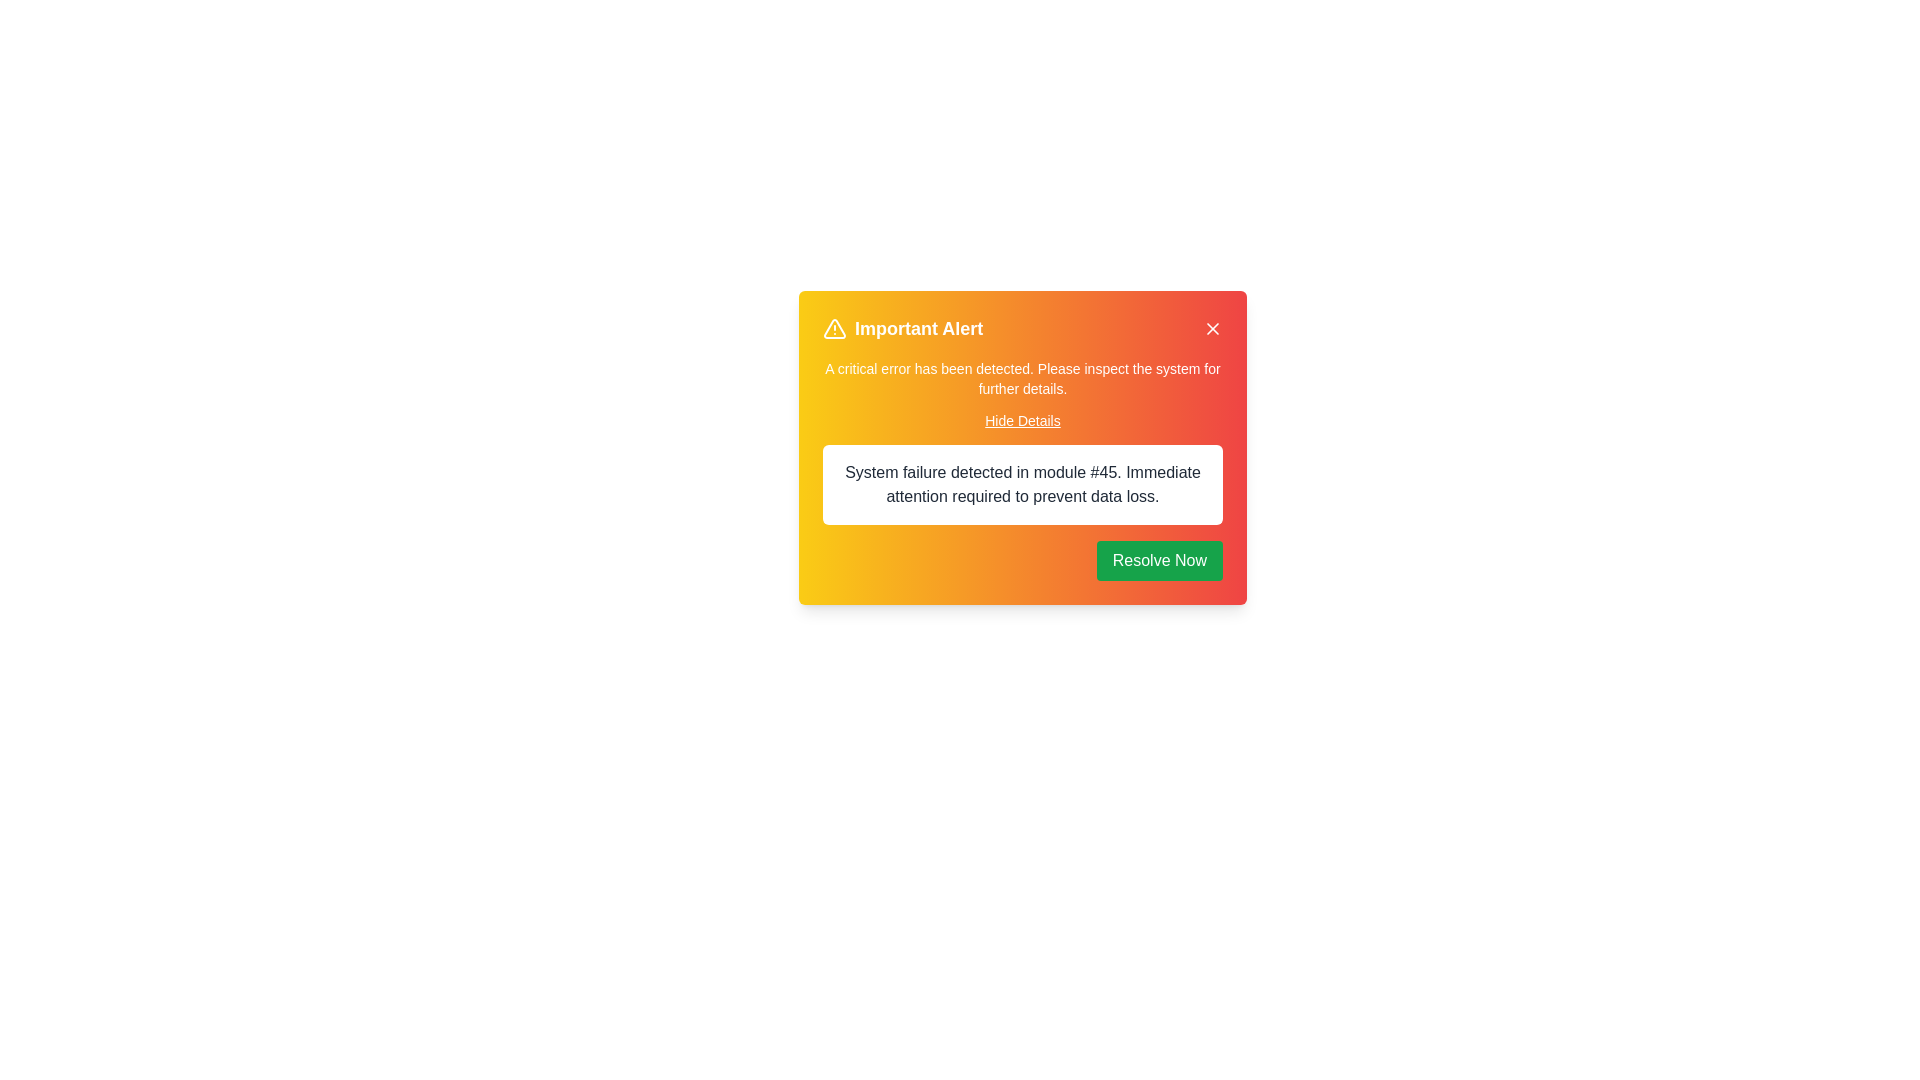 The height and width of the screenshot is (1080, 1920). I want to click on the close button to dismiss the alert, so click(1212, 327).